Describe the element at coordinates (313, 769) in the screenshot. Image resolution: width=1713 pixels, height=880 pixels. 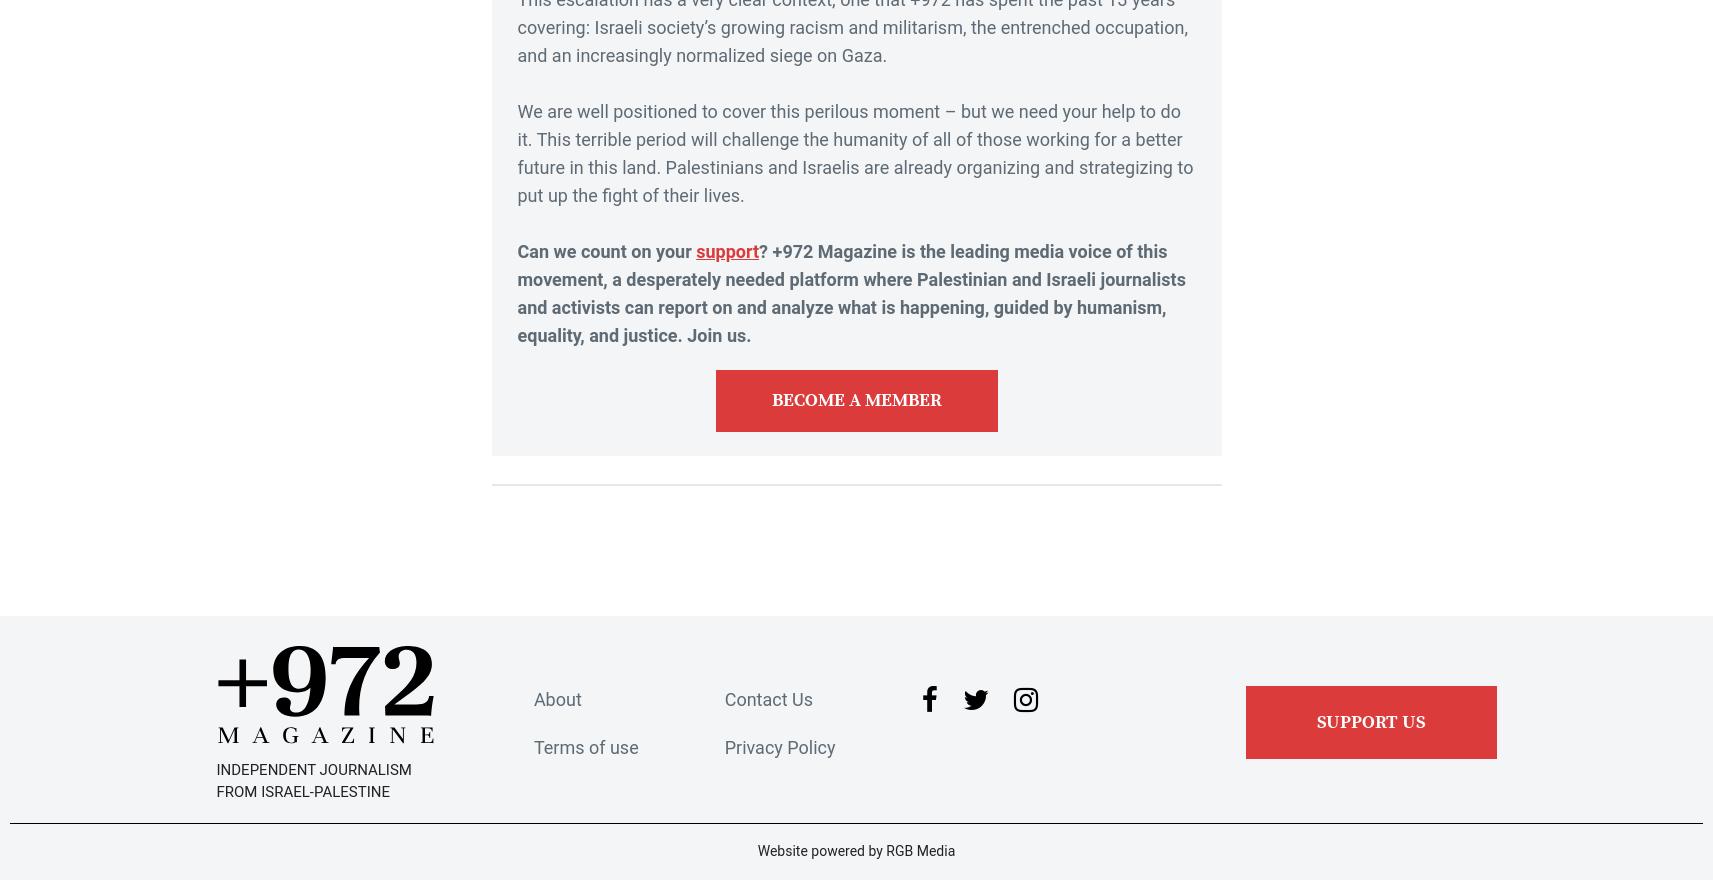
I see `'INDEPENDENT JOURNALISM'` at that location.